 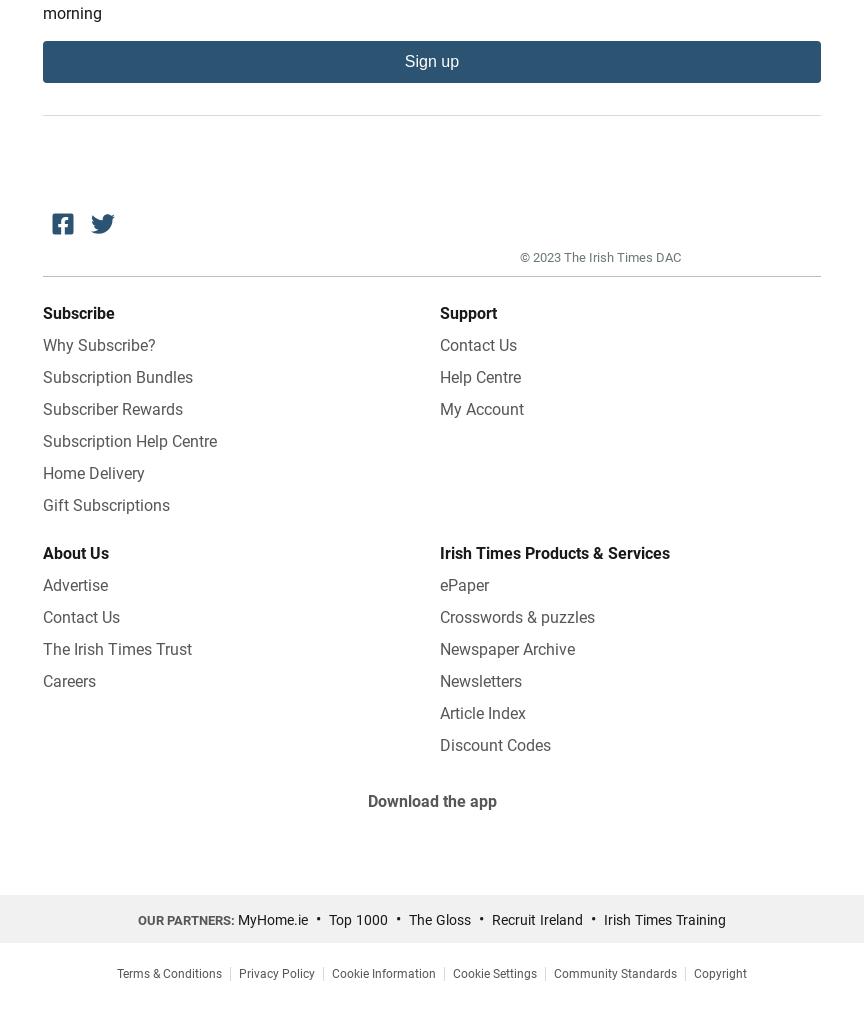 What do you see at coordinates (276, 973) in the screenshot?
I see `'Privacy Policy'` at bounding box center [276, 973].